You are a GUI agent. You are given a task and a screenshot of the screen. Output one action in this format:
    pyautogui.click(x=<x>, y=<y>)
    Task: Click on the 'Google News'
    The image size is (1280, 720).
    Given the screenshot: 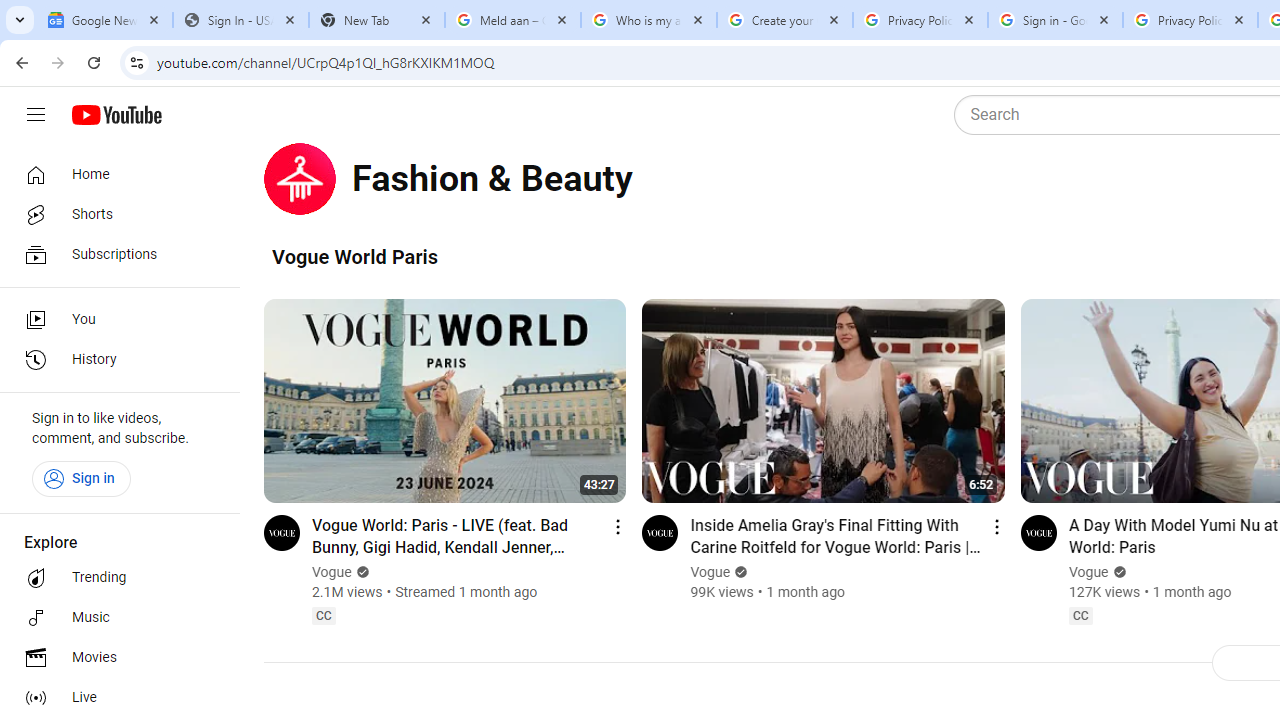 What is the action you would take?
    pyautogui.click(x=103, y=20)
    